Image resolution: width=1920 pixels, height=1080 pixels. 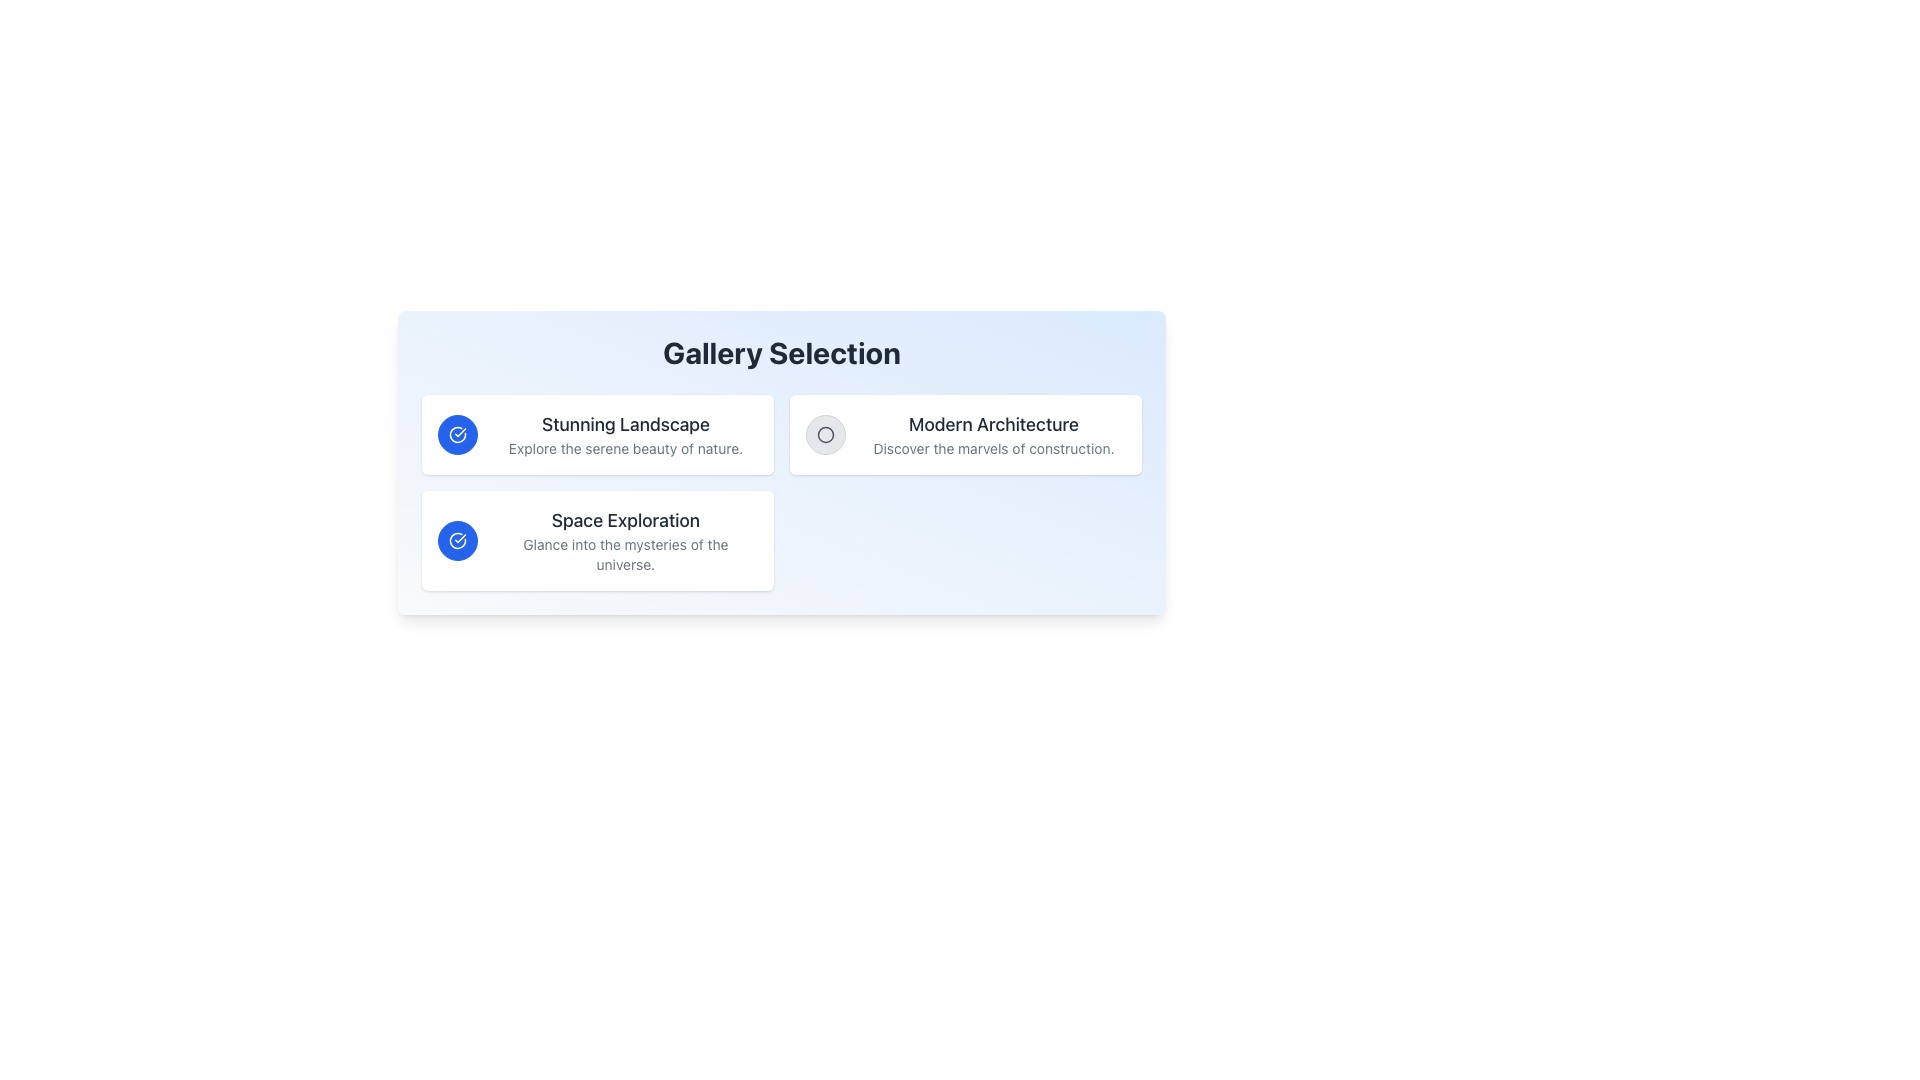 I want to click on the text label displaying 'Modern Architecture', which is styled in bold, dark gray font and positioned above a descriptive text in the right-hand selection panel, so click(x=993, y=423).